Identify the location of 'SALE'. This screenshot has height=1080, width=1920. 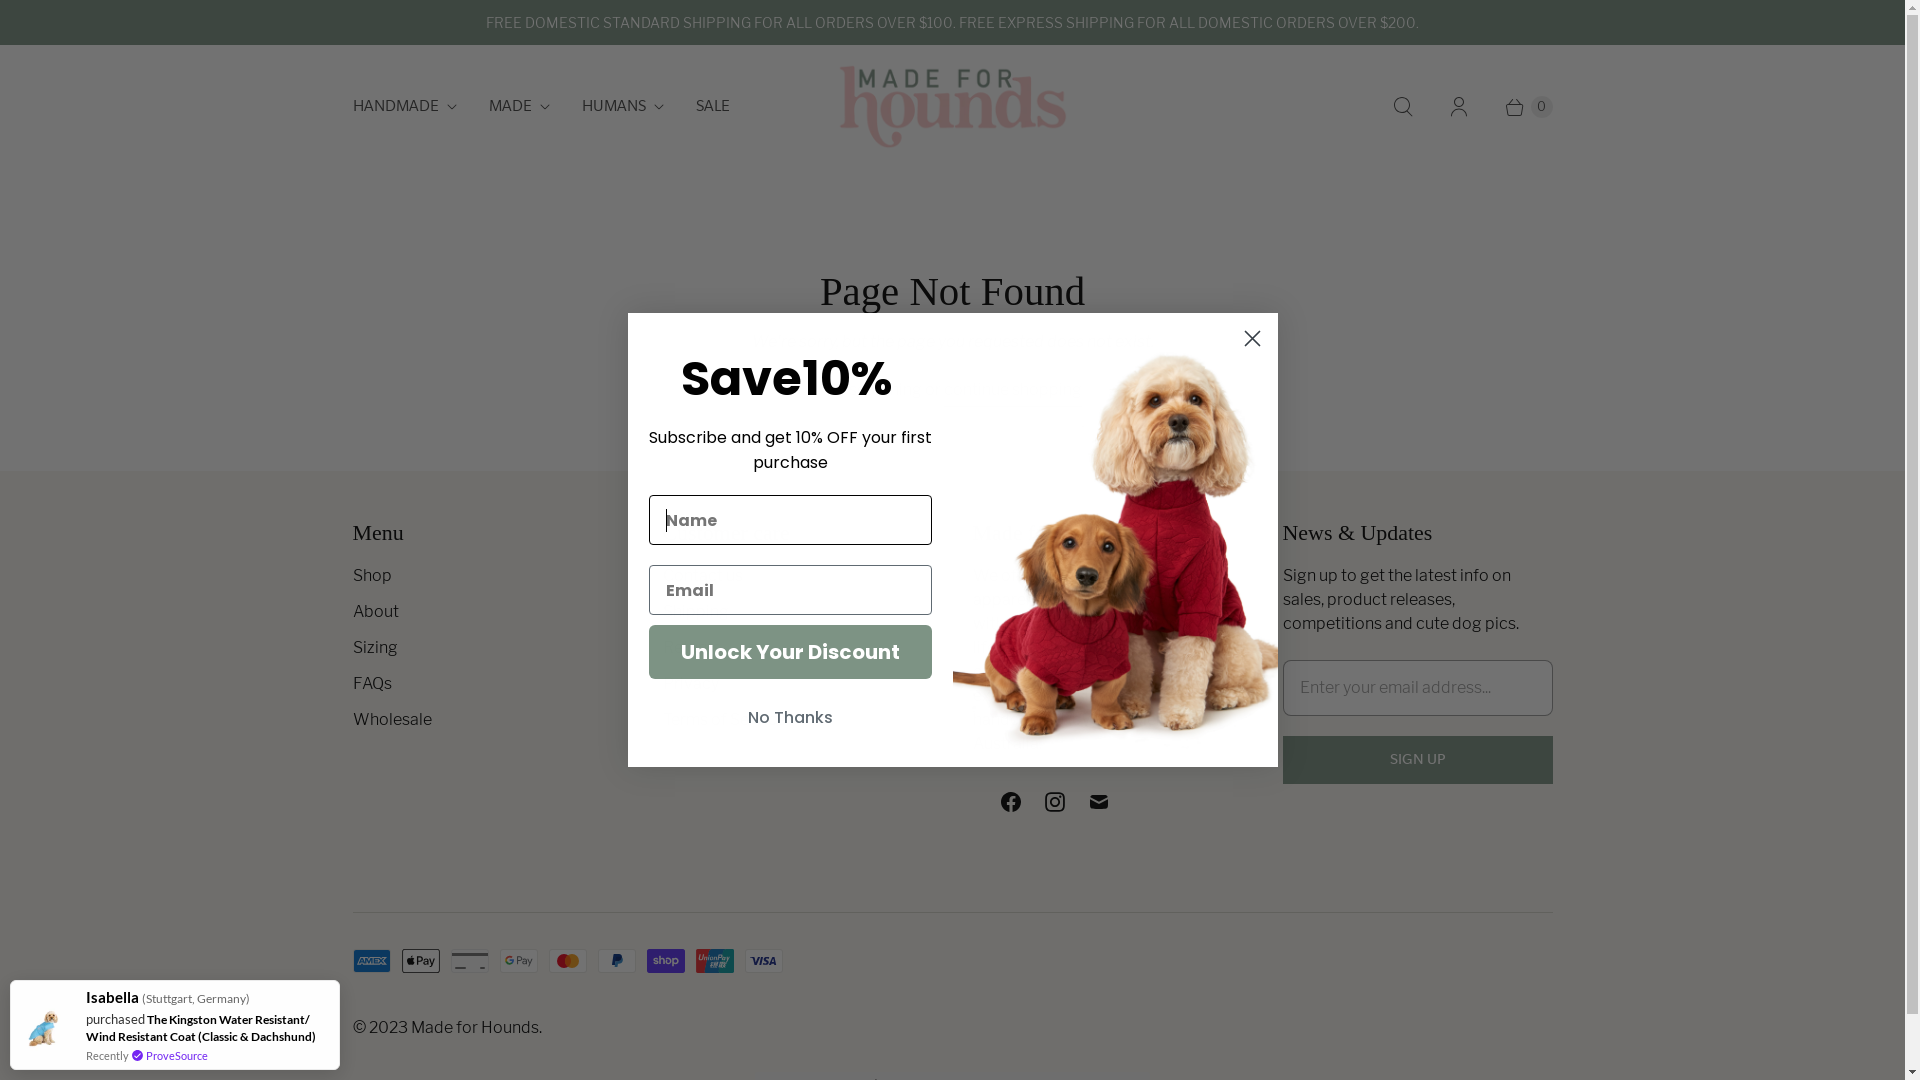
(713, 107).